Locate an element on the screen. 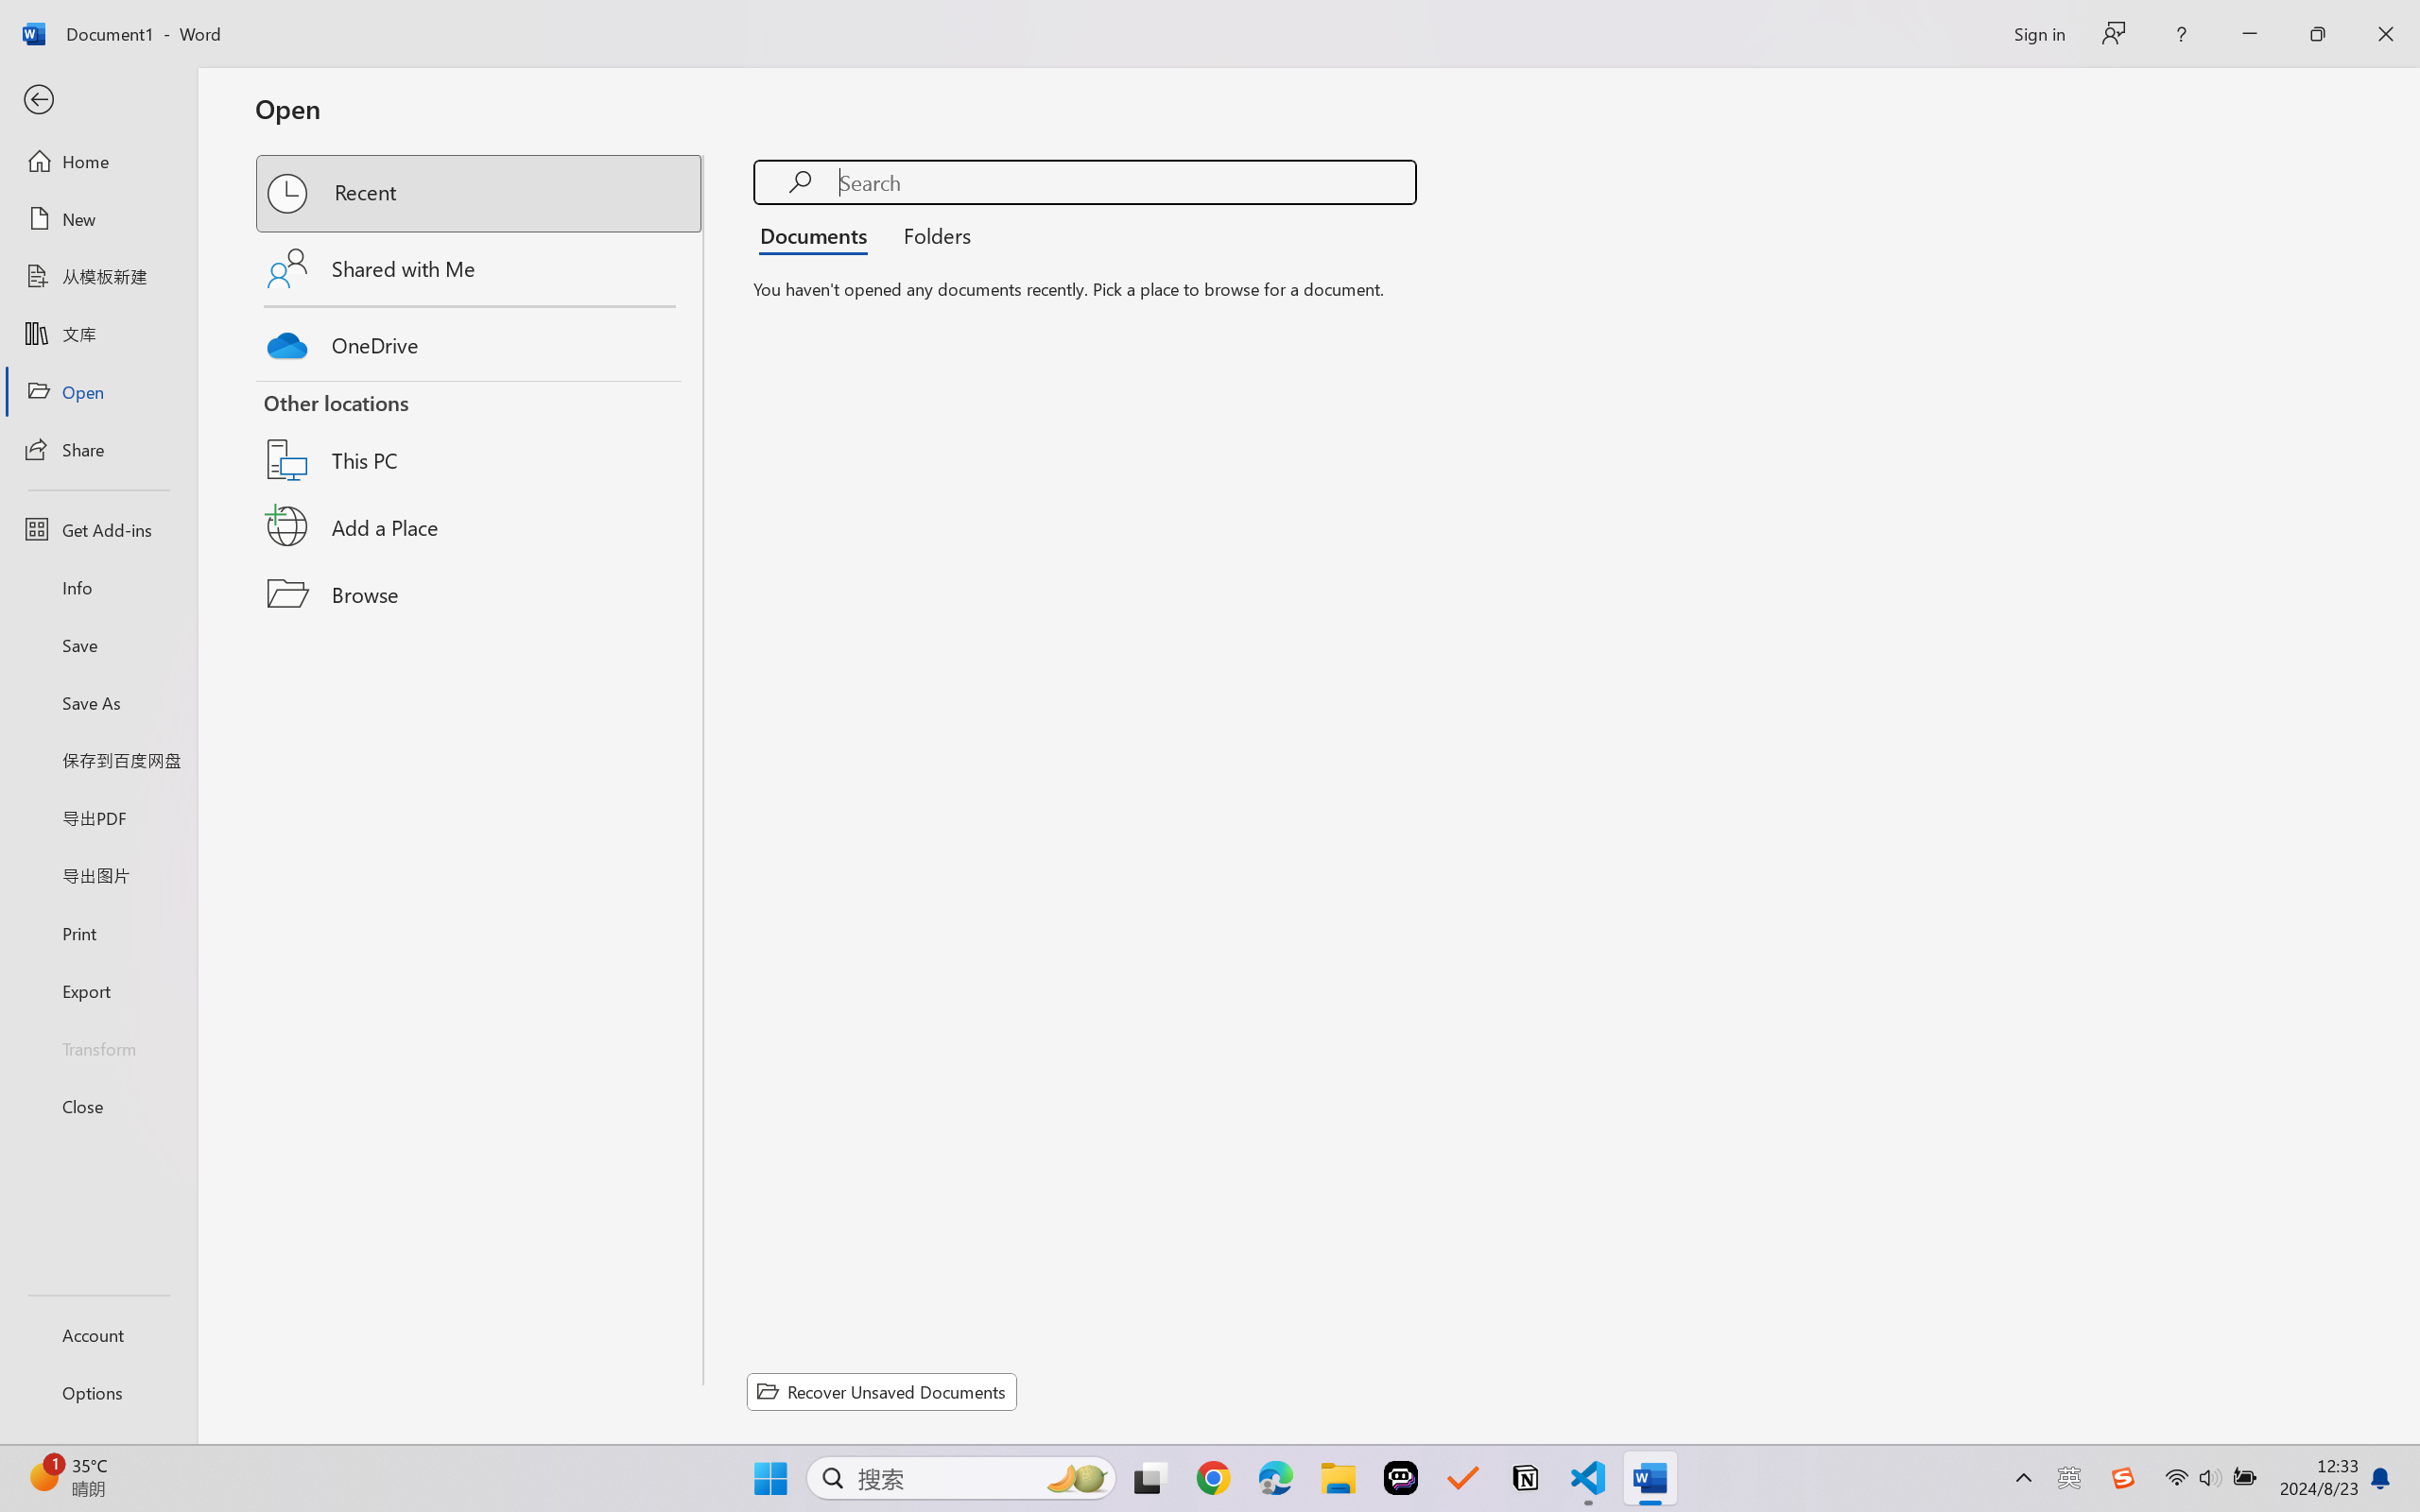 This screenshot has width=2420, height=1512. 'Add a Place' is located at coordinates (480, 525).